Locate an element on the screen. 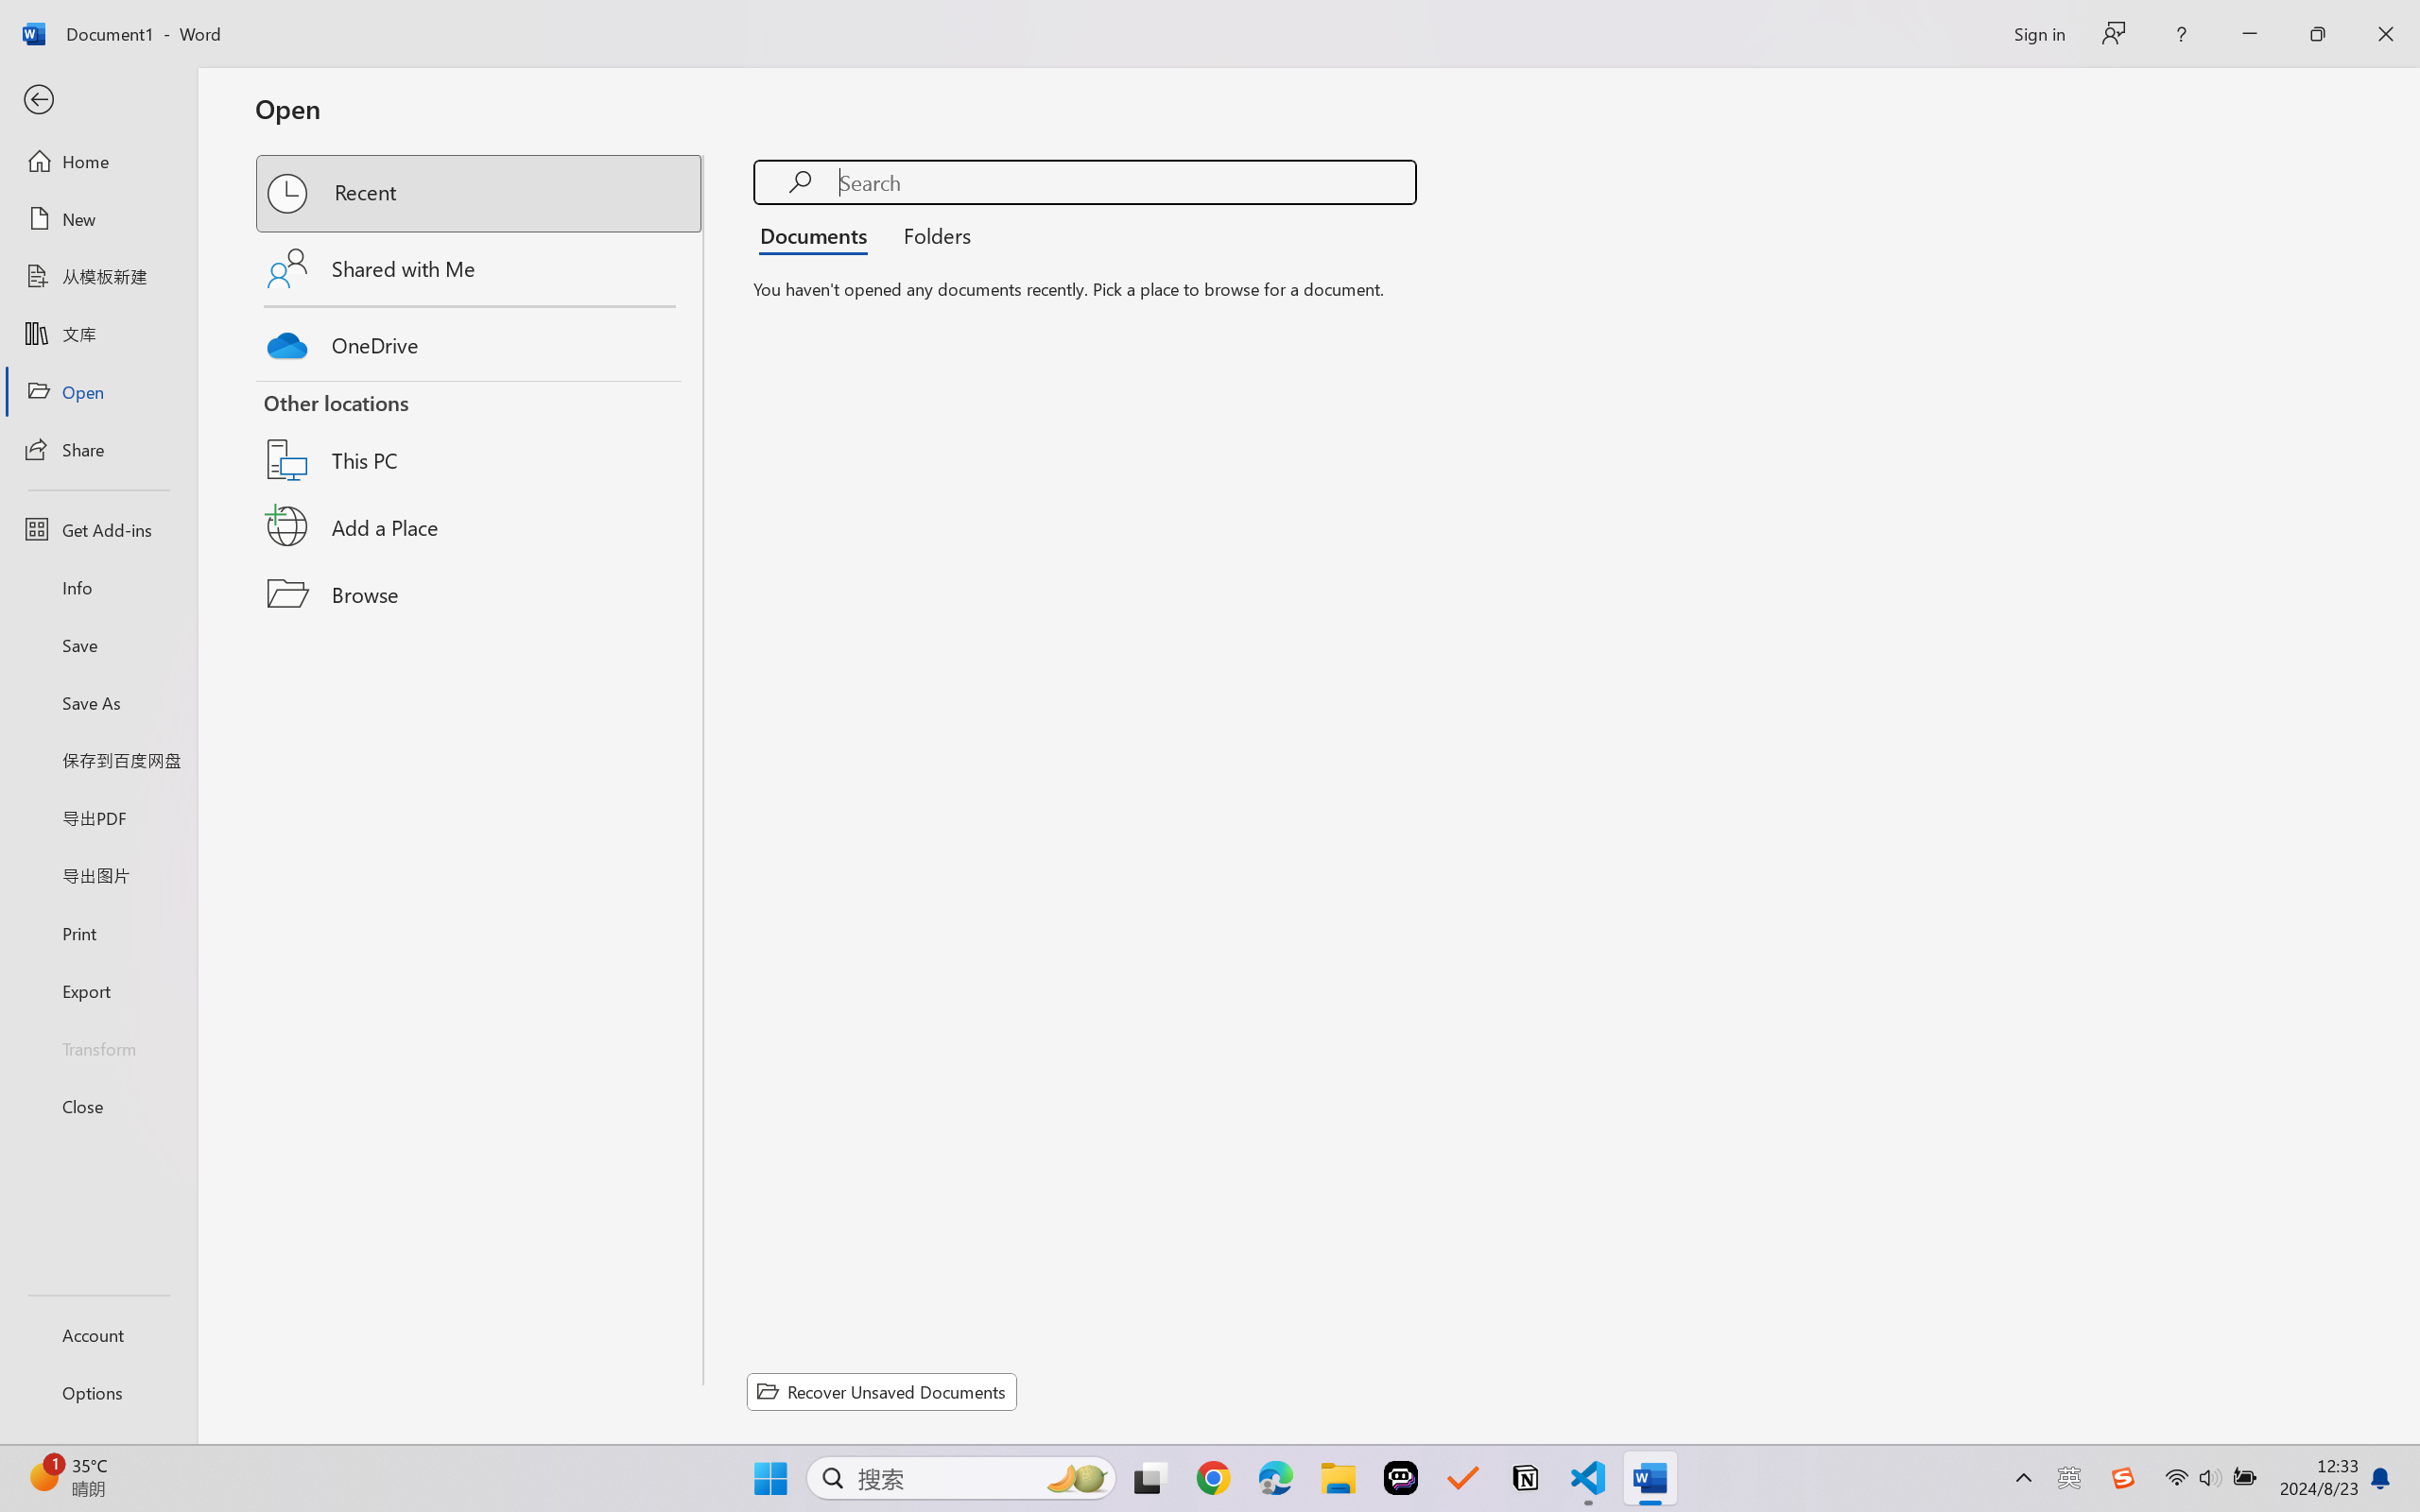 This screenshot has width=2420, height=1512. 'Add a Place' is located at coordinates (480, 525).